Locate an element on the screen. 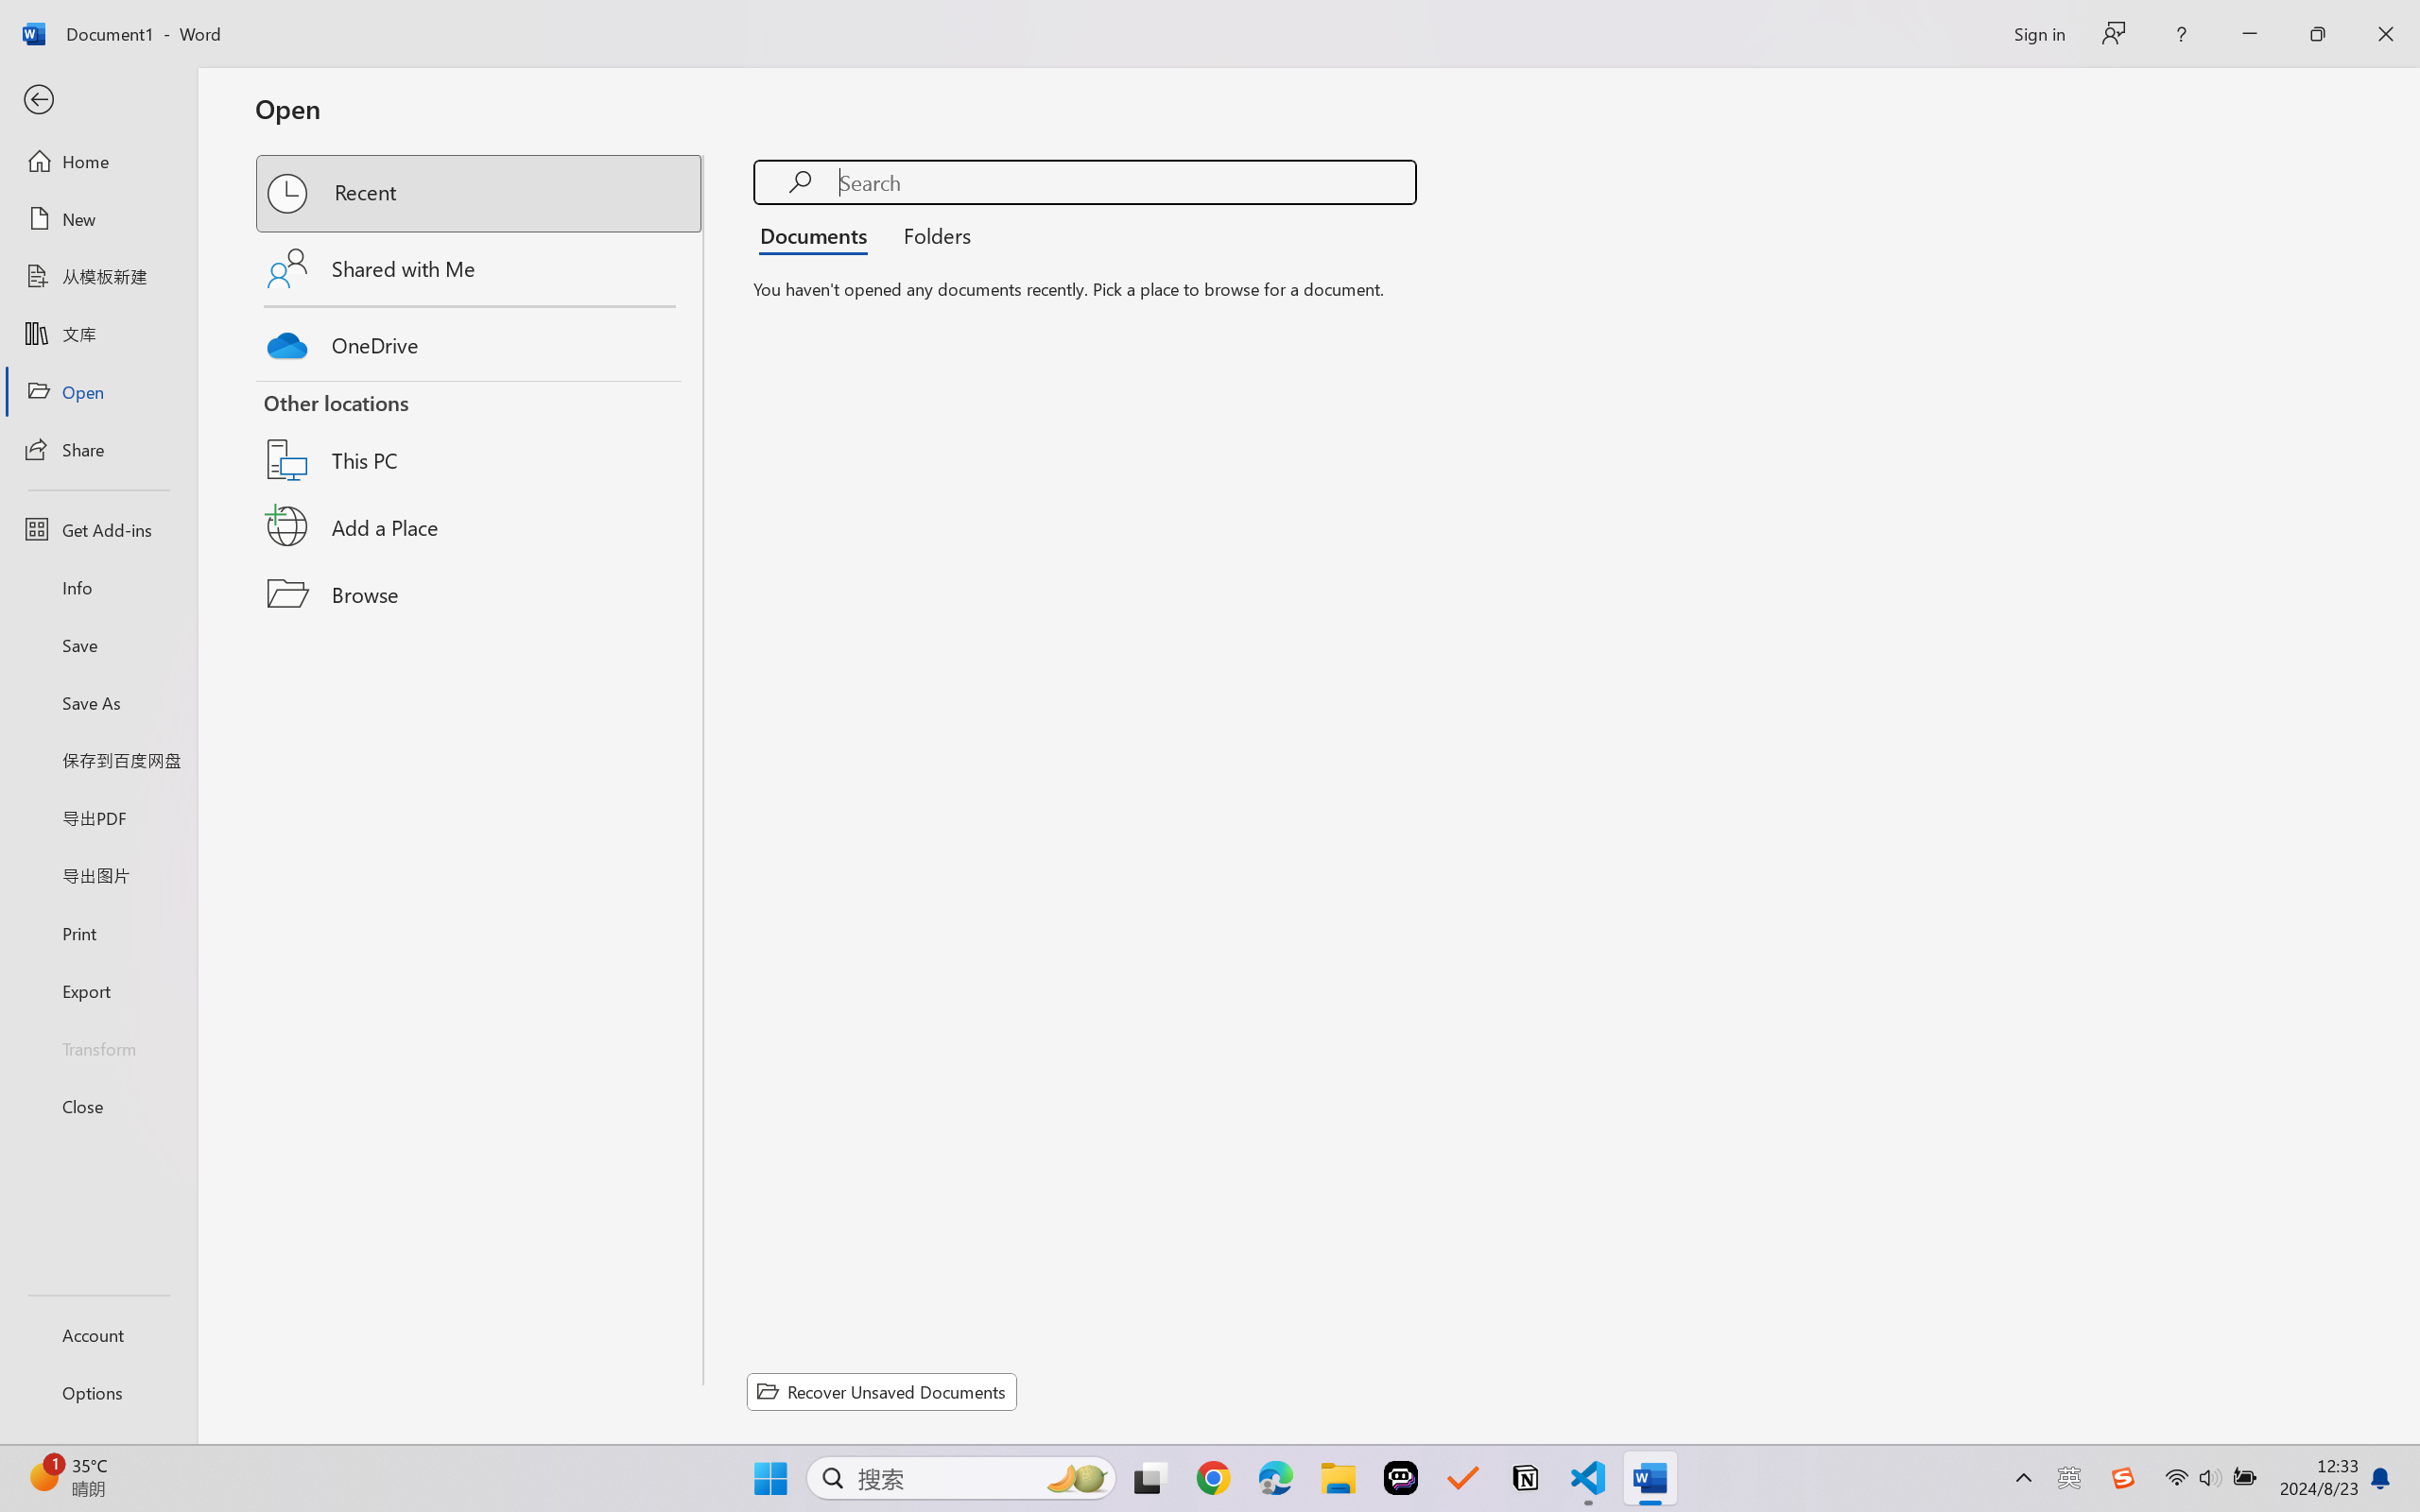 This screenshot has width=2420, height=1512. 'Add a Place' is located at coordinates (480, 525).